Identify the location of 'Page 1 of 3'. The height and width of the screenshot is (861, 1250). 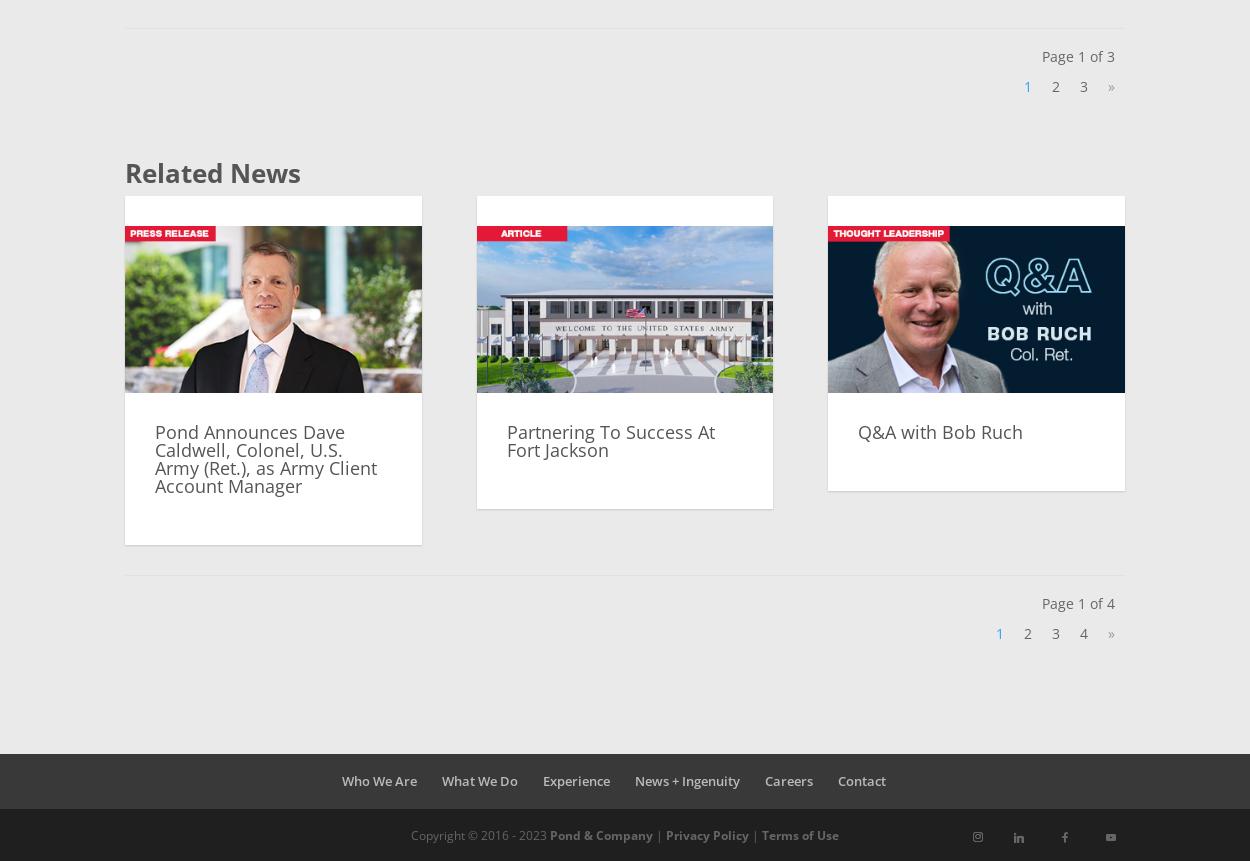
(1077, 56).